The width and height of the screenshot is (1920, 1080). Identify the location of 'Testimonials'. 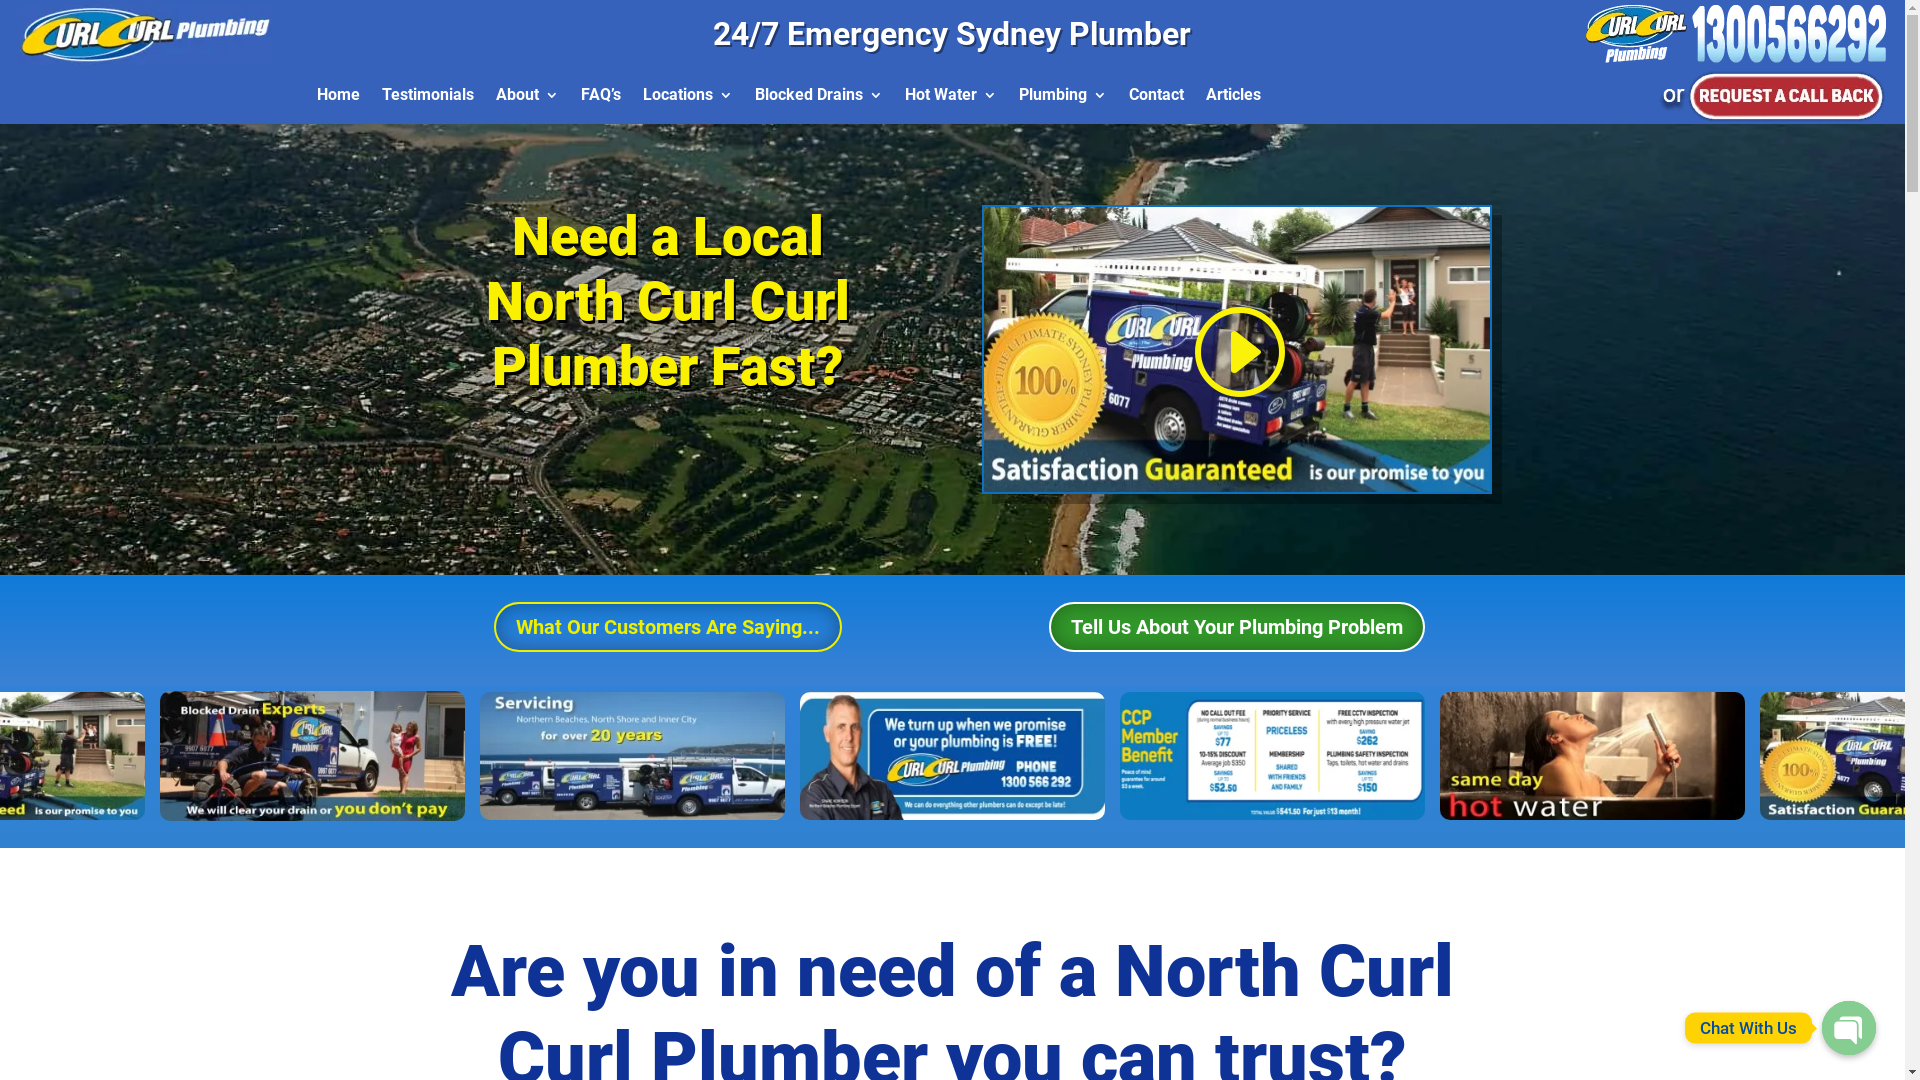
(426, 99).